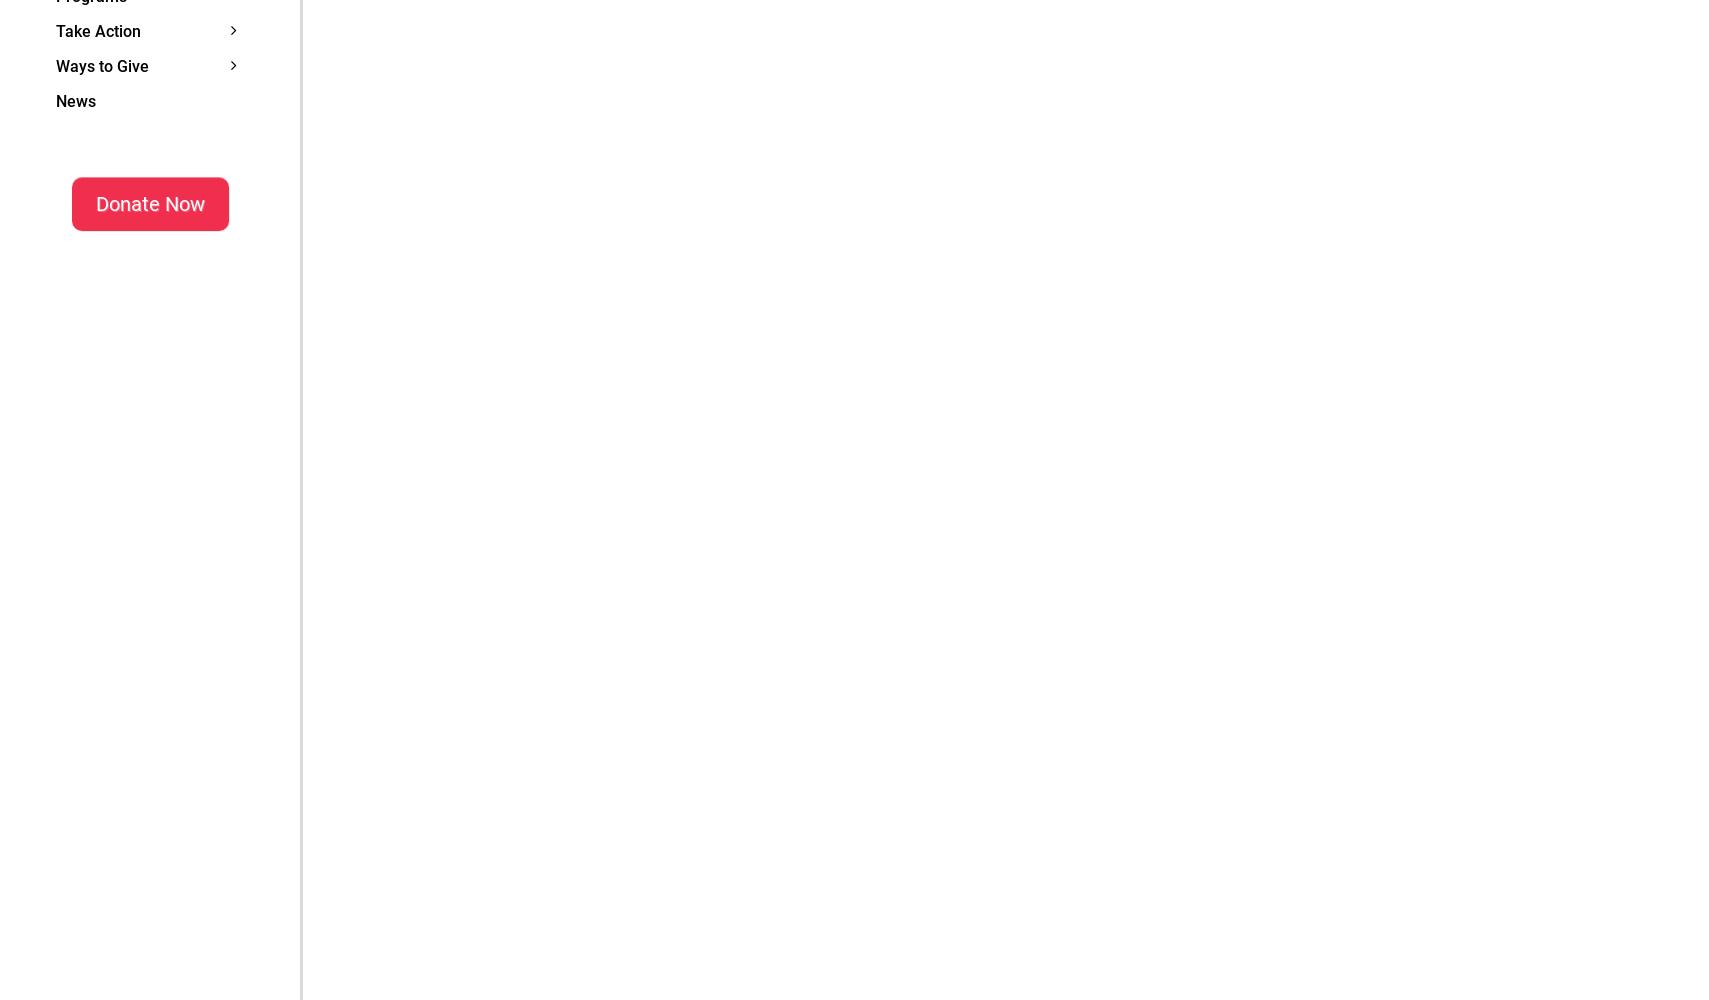 Image resolution: width=1709 pixels, height=1000 pixels. I want to click on 'Our Partners', so click(331, 90).